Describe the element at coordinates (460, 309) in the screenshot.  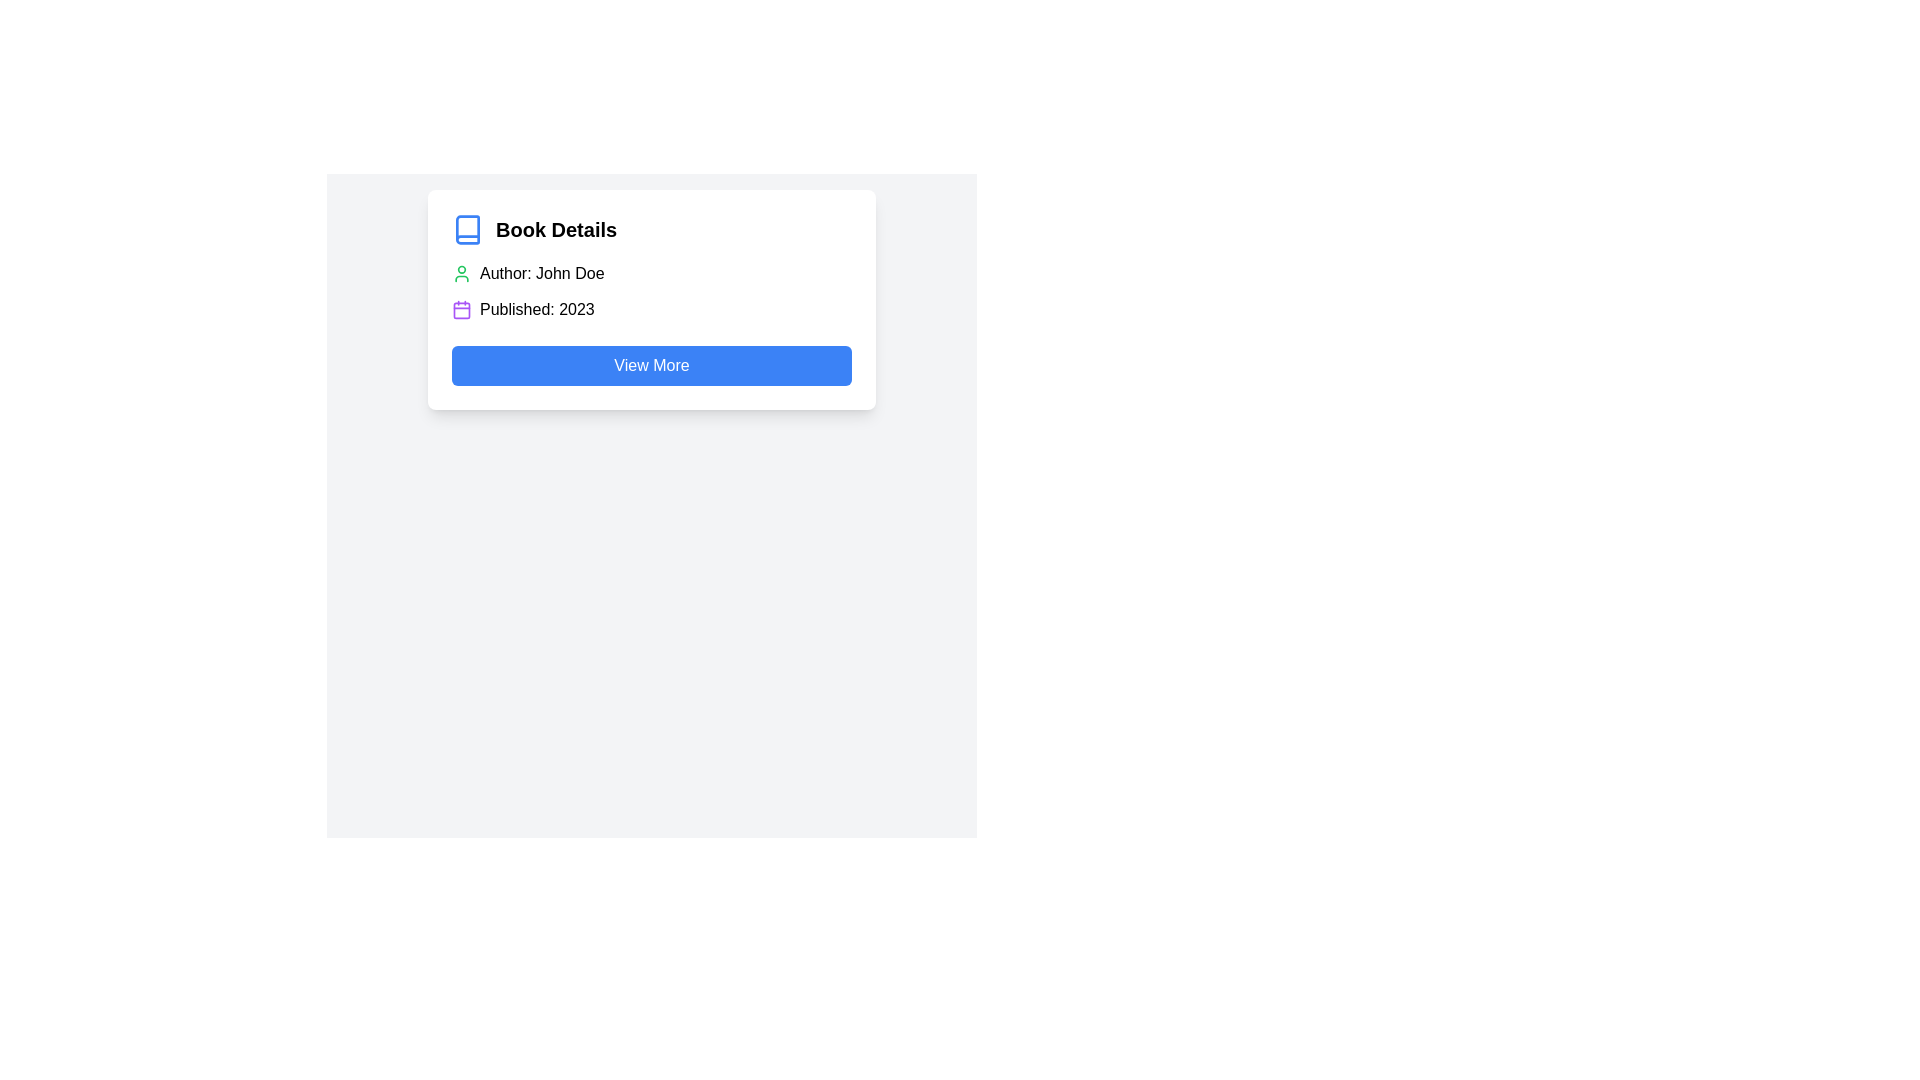
I see `the inner visual representation of the calendar icon next to the text 'Published: 2023' within the second row of details in the information box` at that location.